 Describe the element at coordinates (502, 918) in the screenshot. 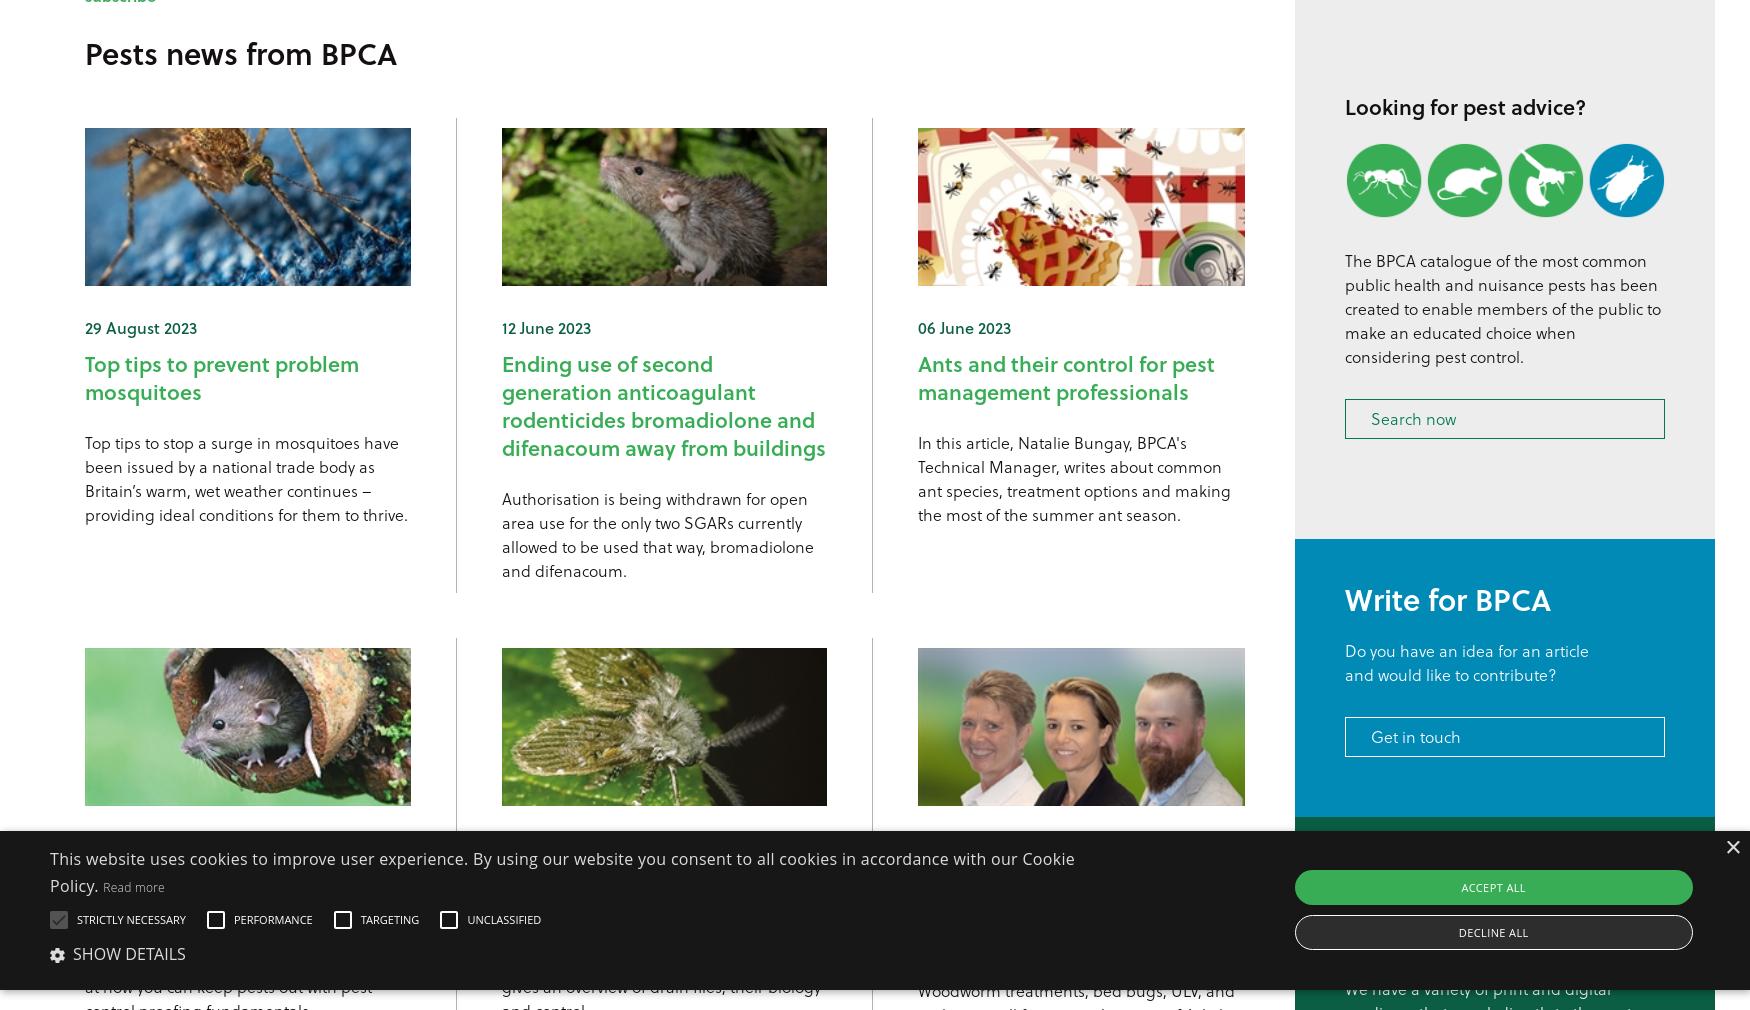

I see `'Unclassified'` at that location.